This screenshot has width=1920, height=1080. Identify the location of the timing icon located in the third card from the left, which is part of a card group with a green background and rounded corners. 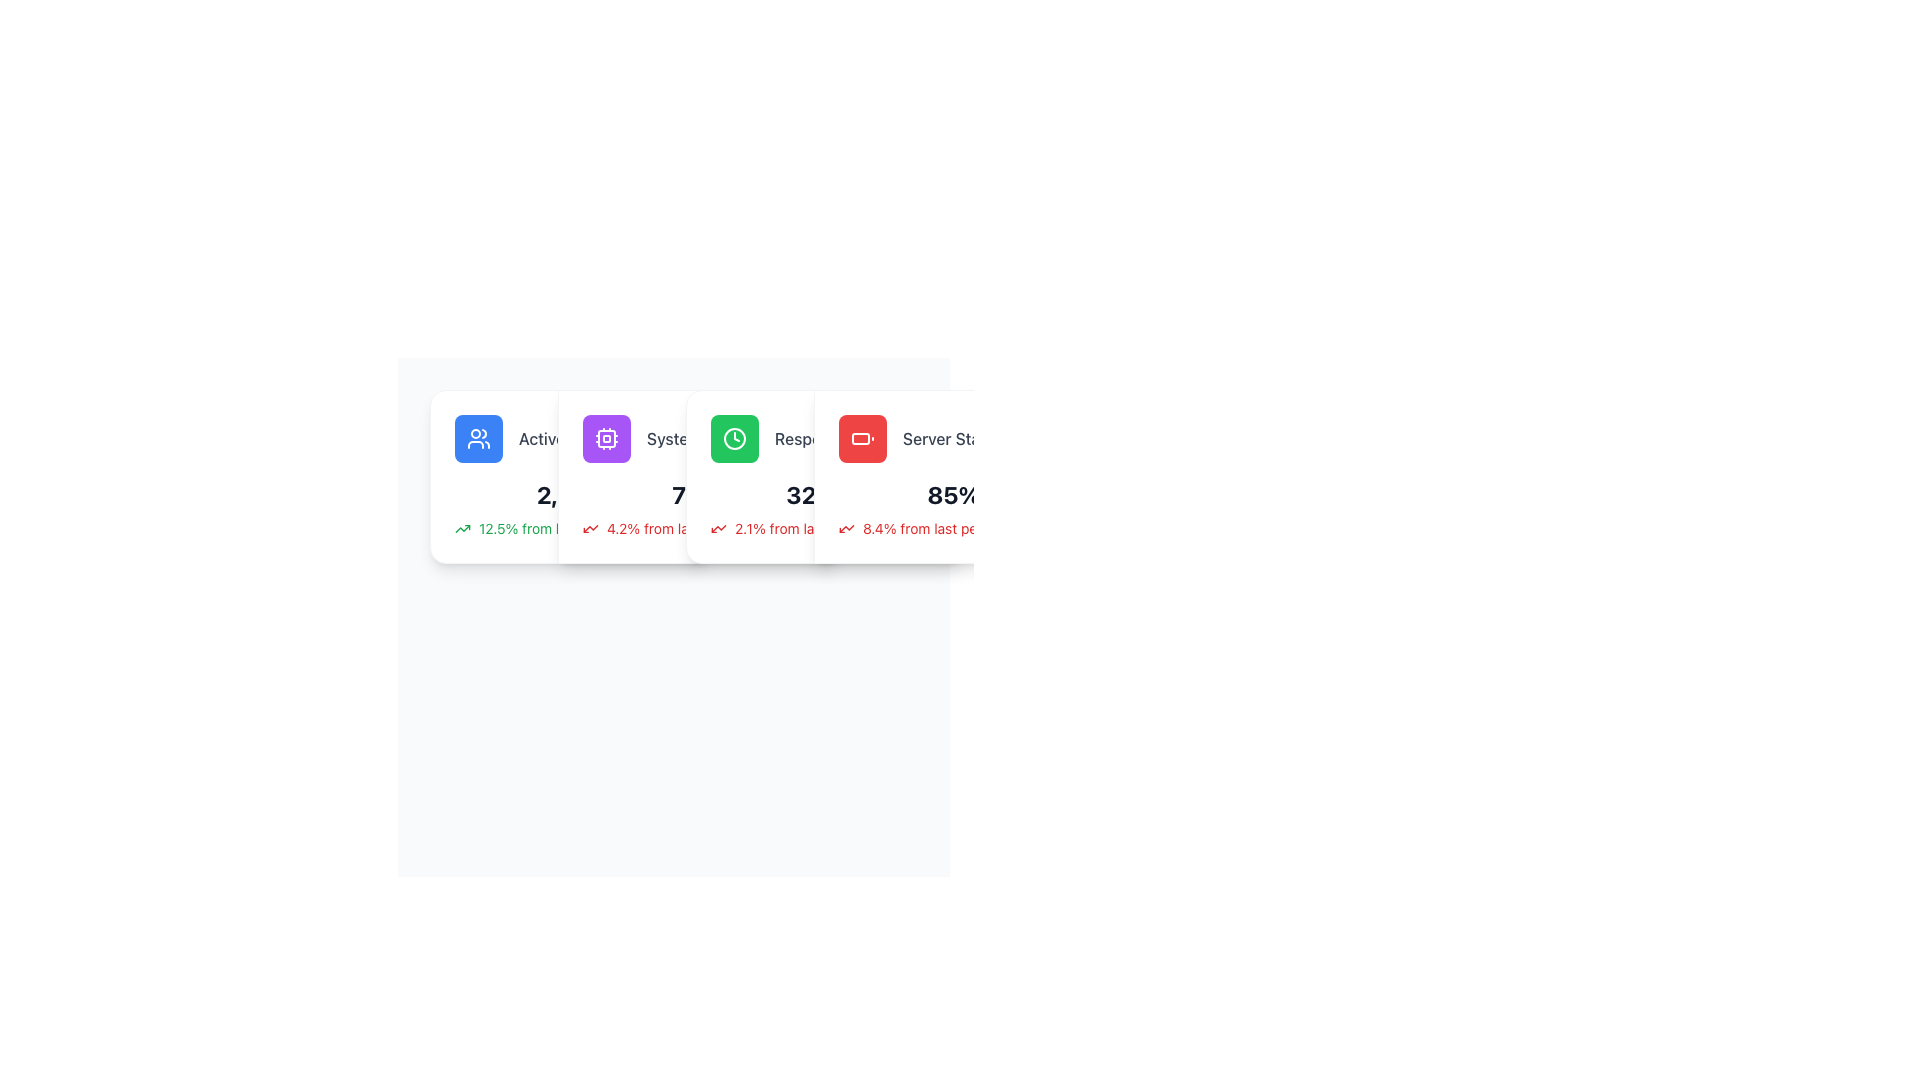
(733, 438).